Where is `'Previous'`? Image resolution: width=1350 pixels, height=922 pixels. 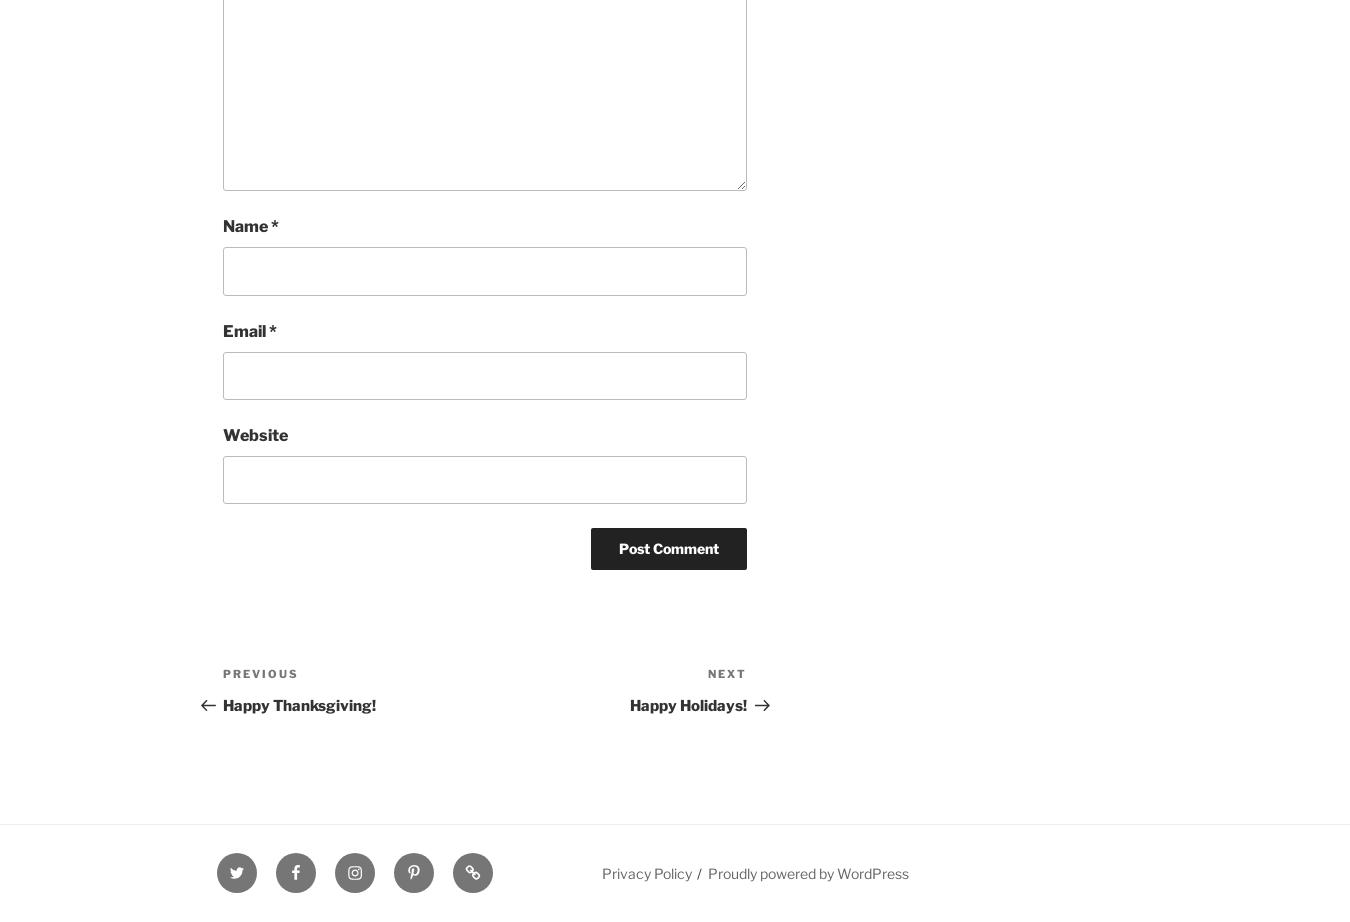
'Previous' is located at coordinates (259, 673).